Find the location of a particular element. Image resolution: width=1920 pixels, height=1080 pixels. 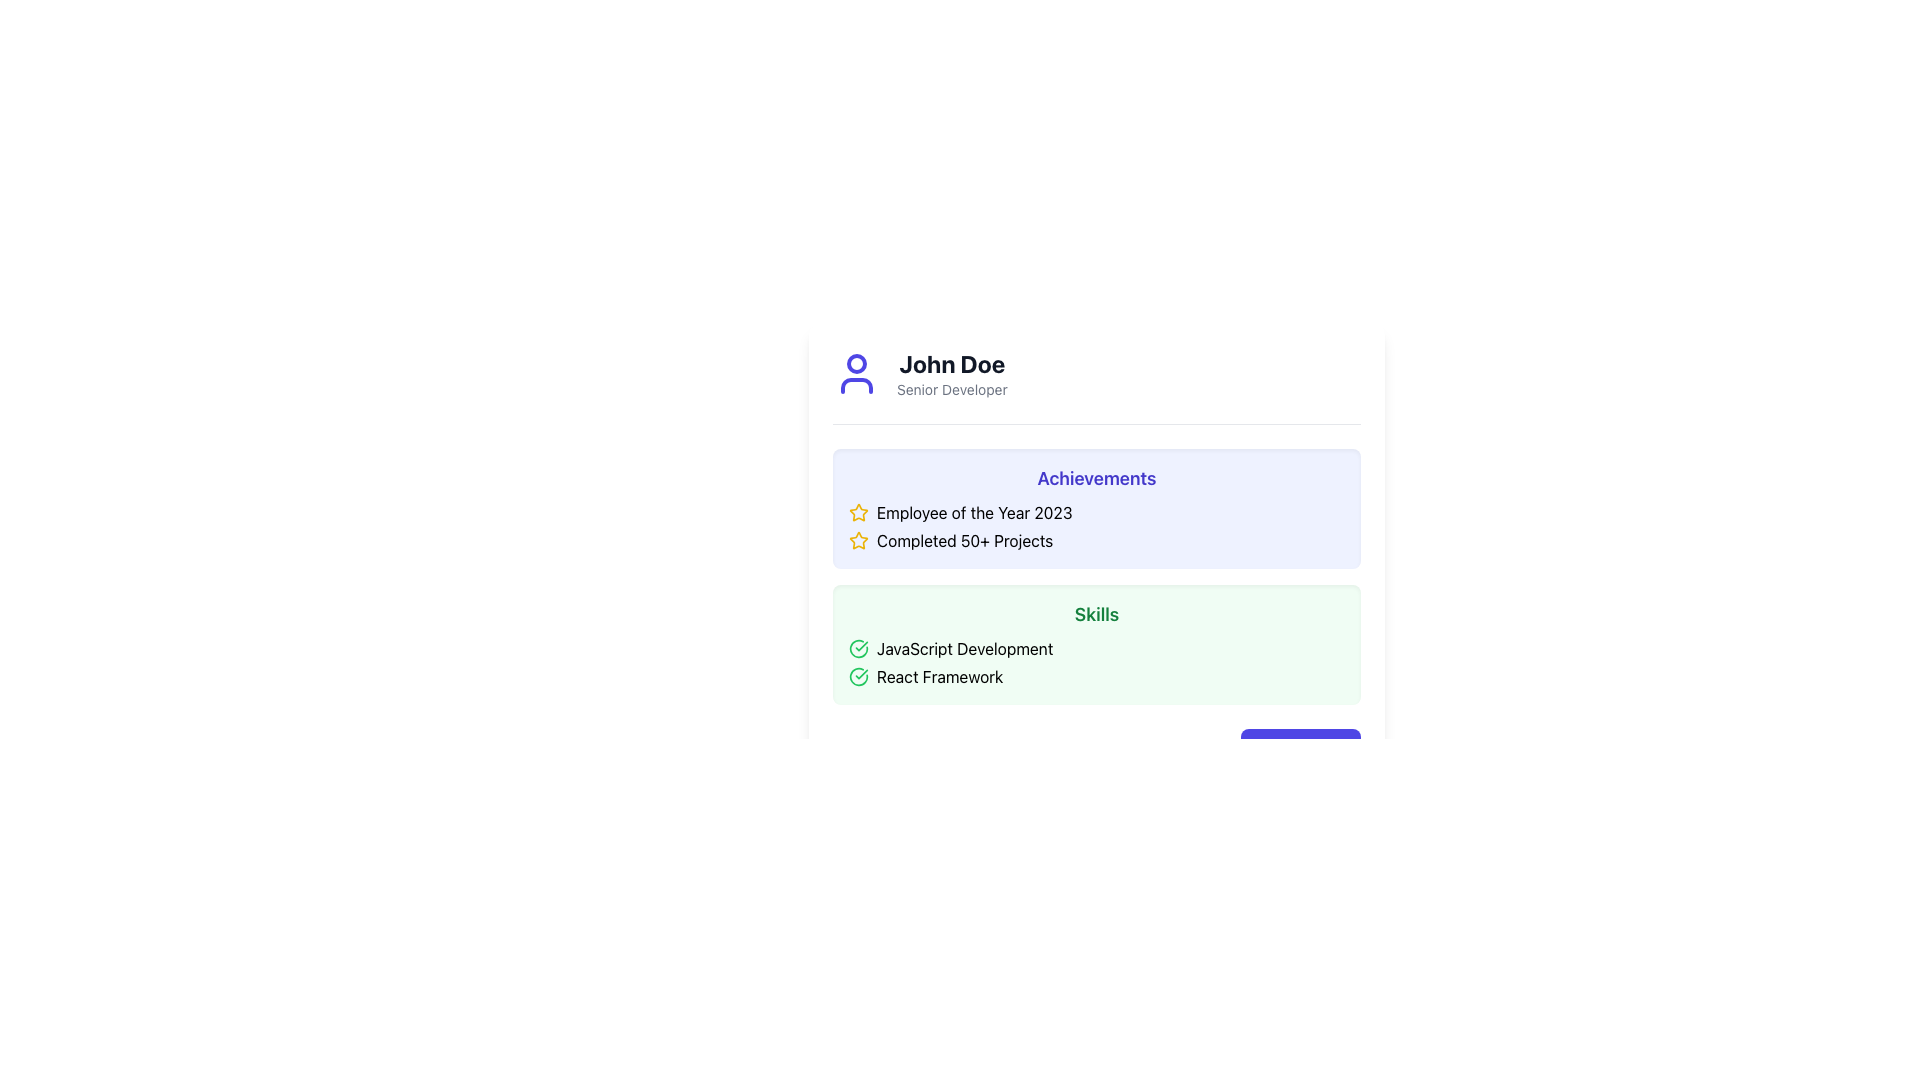

the 'Employee of the Year 2023' achievement icon located in the Achievements section of the user profile card is located at coordinates (859, 540).